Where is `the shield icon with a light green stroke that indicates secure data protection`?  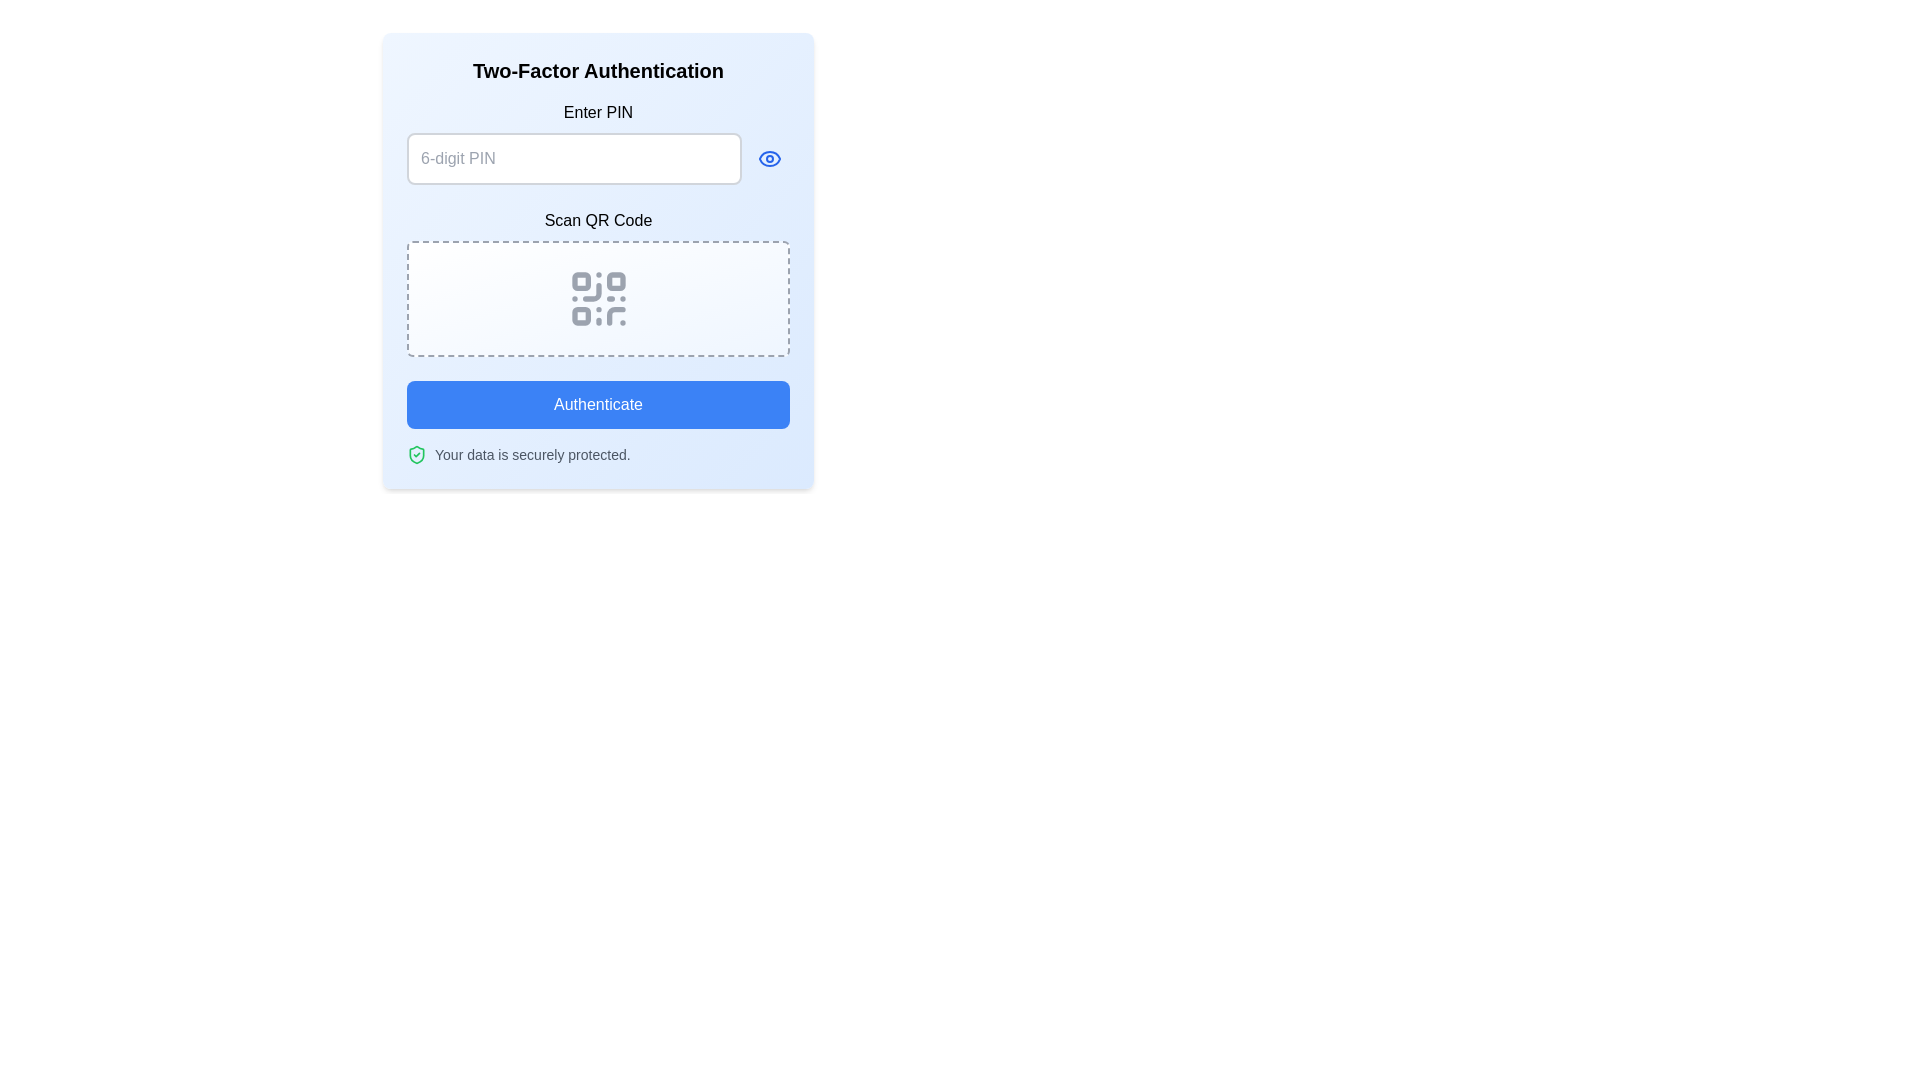 the shield icon with a light green stroke that indicates secure data protection is located at coordinates (416, 455).